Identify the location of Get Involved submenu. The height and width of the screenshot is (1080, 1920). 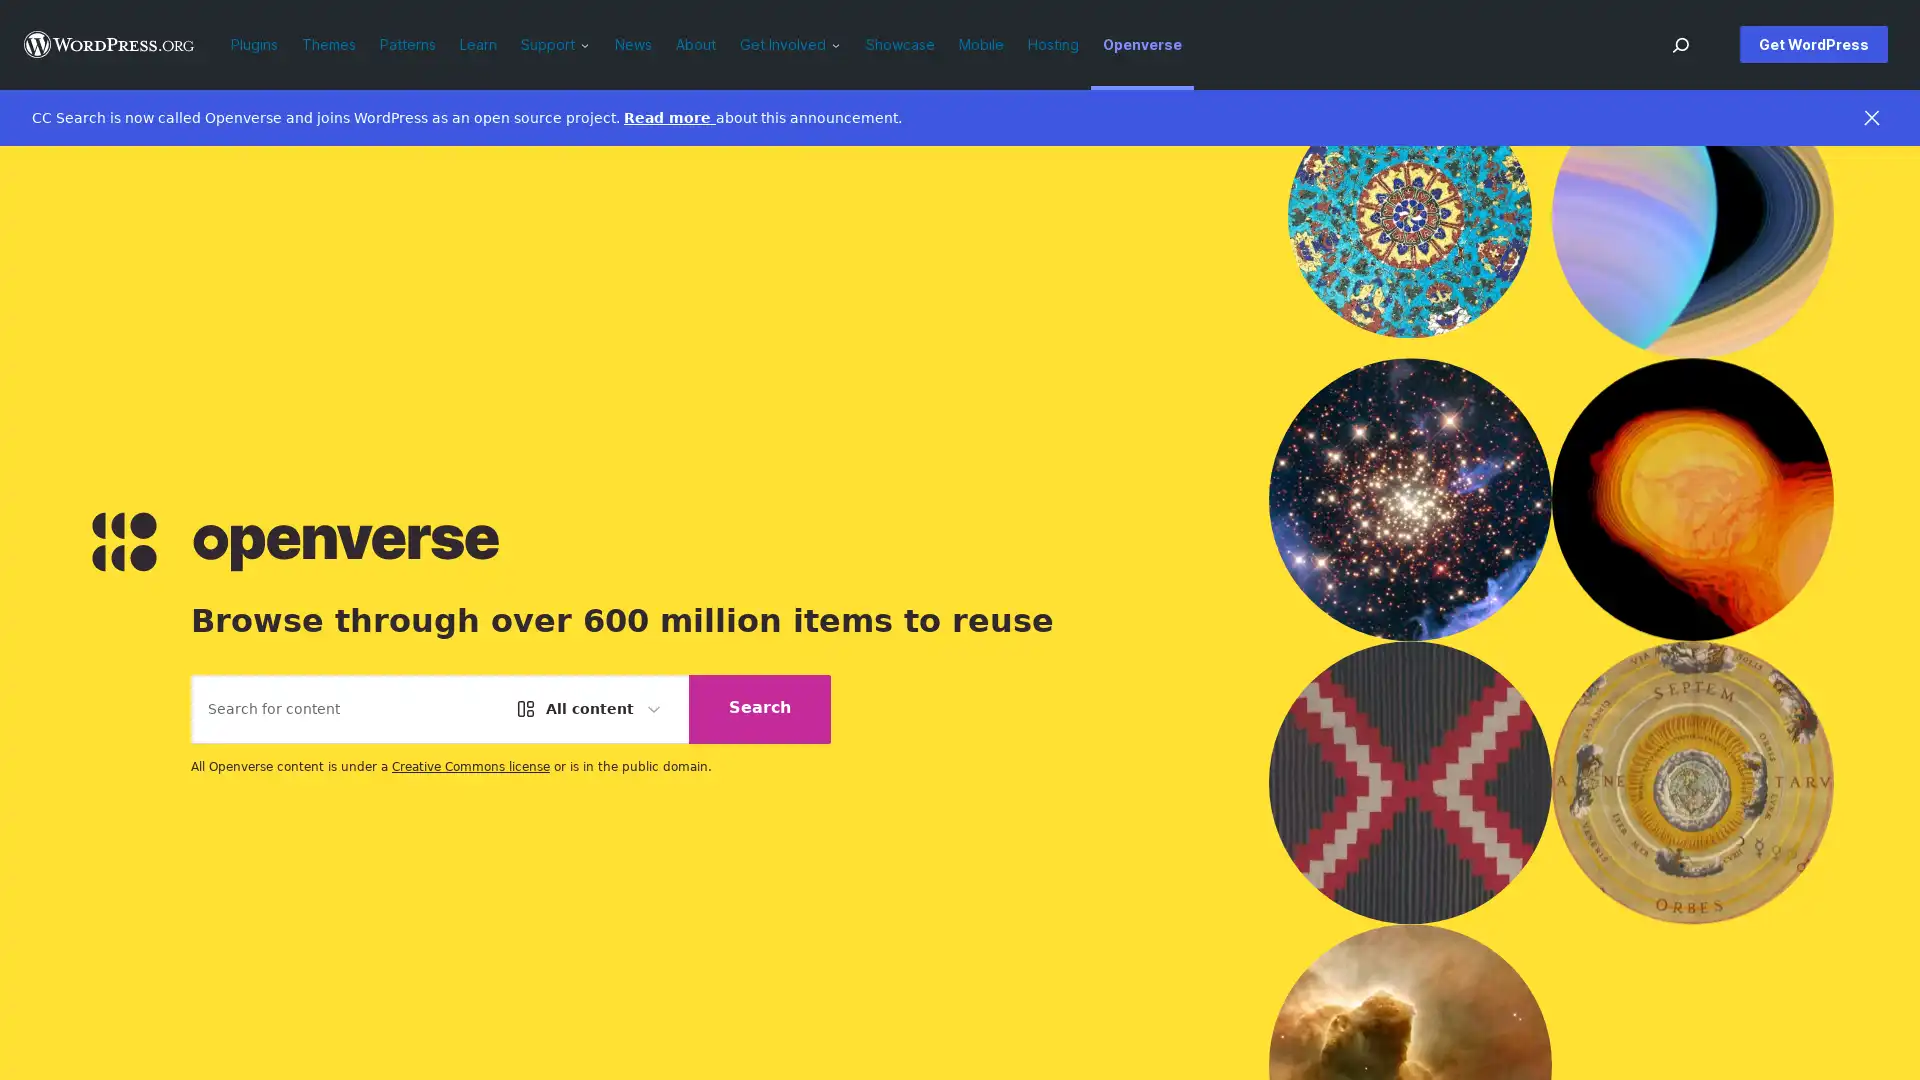
(841, 44).